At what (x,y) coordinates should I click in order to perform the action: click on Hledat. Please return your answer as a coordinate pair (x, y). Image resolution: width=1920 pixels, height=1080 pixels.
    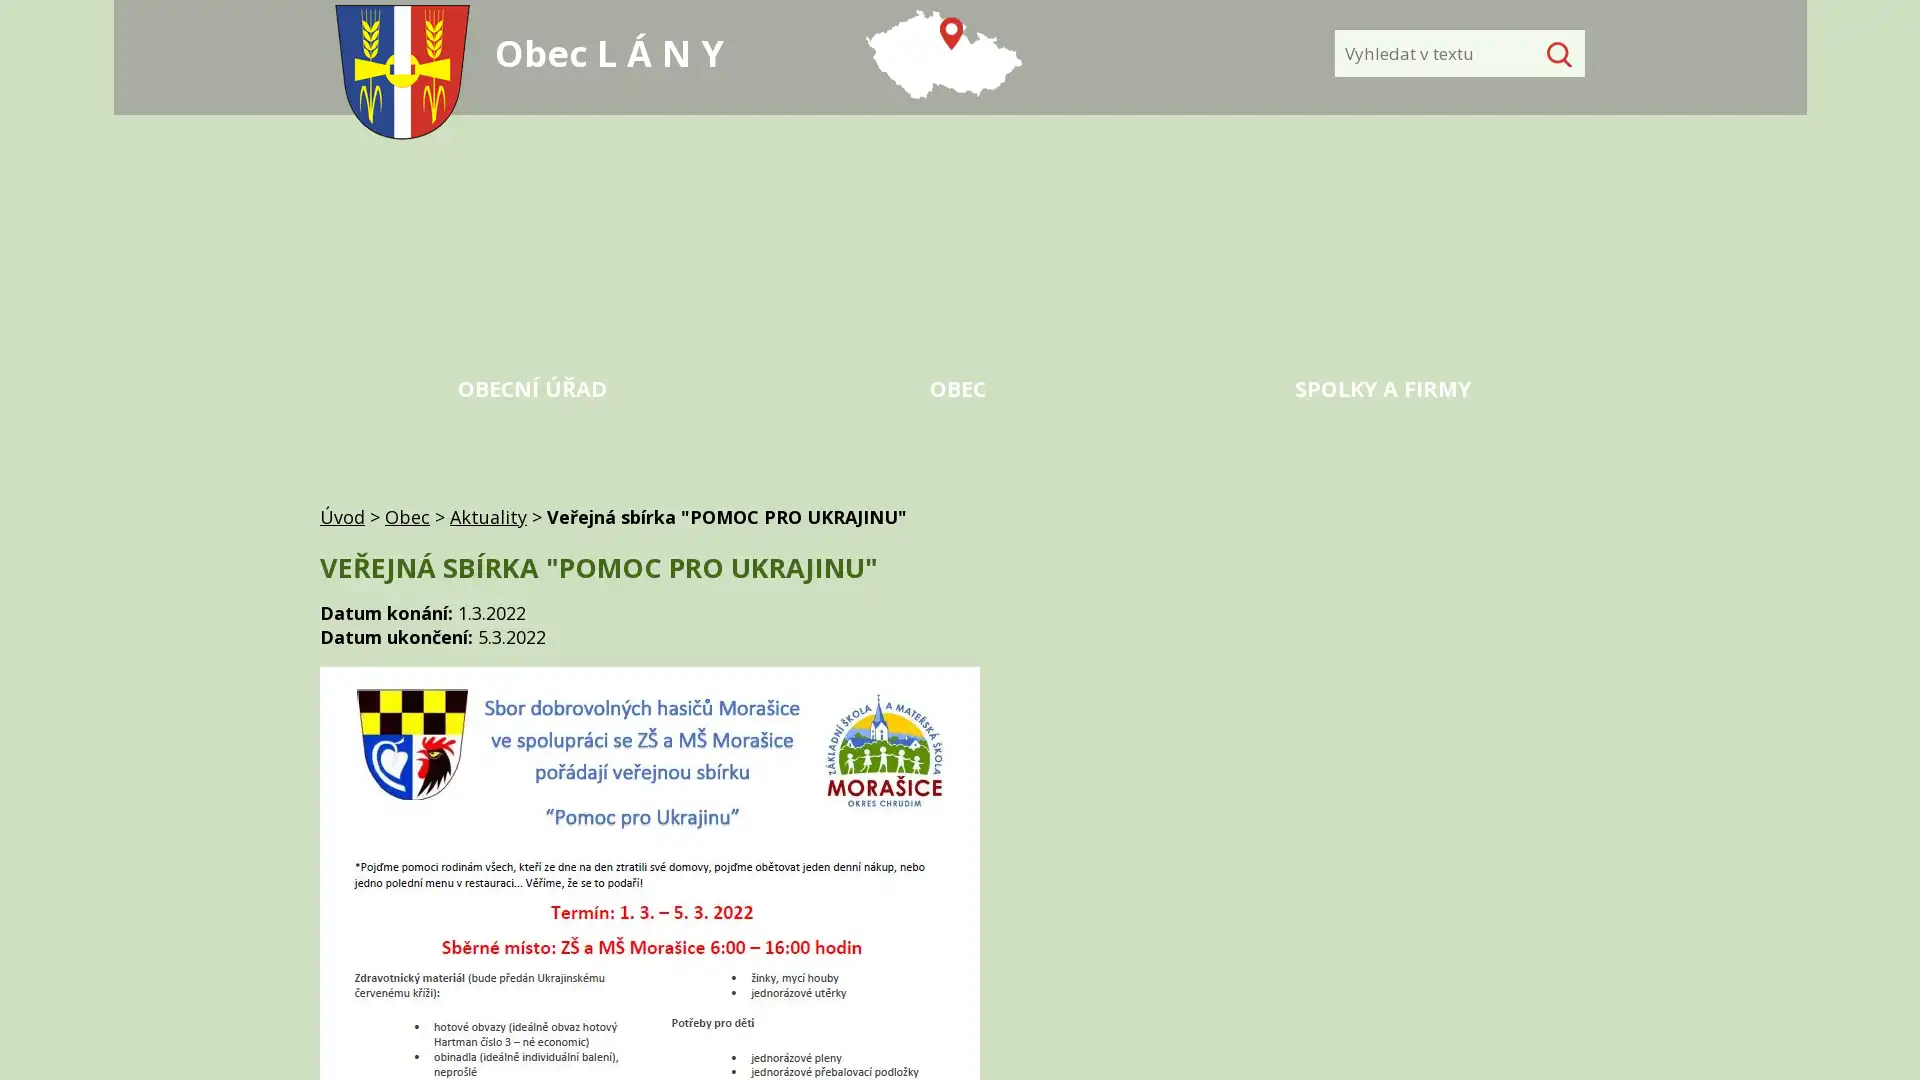
    Looking at the image, I should click on (1554, 53).